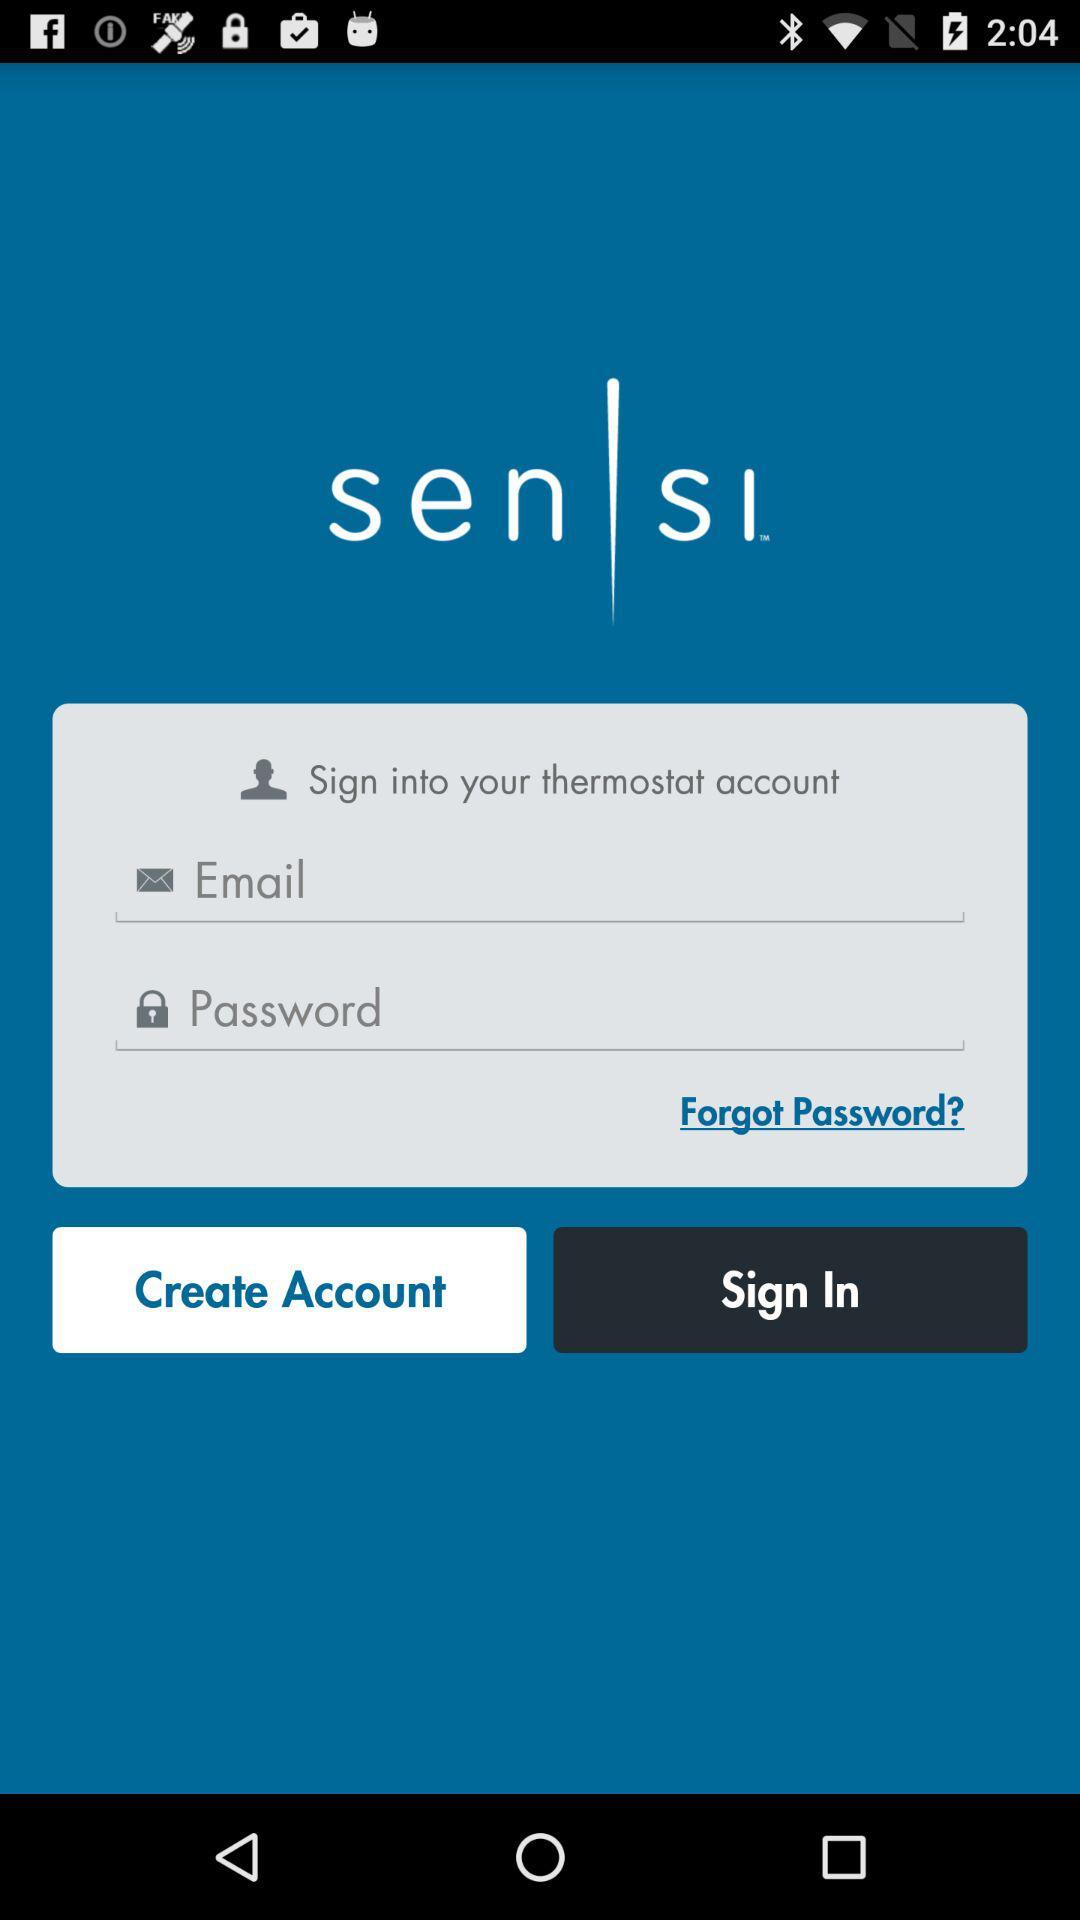 The width and height of the screenshot is (1080, 1920). I want to click on the  forgot password?  item, so click(822, 1110).